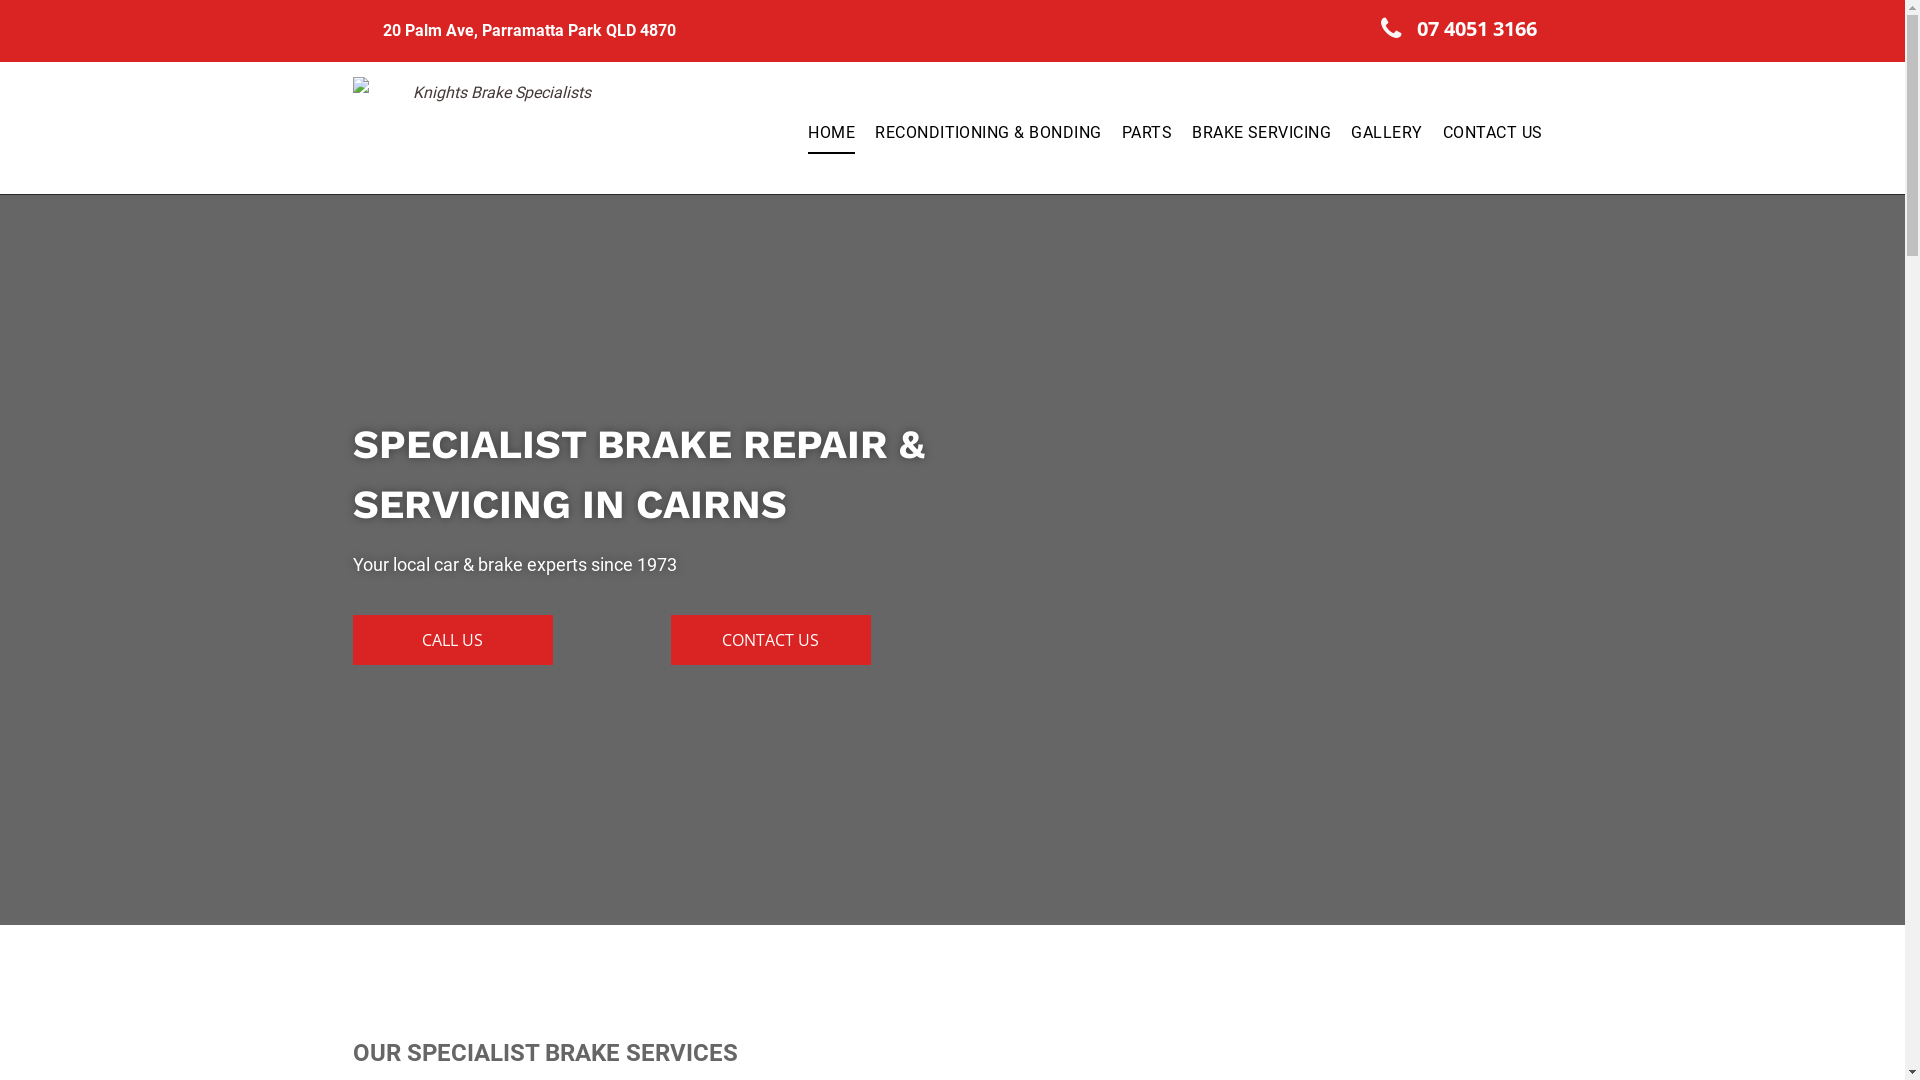 The height and width of the screenshot is (1080, 1920). I want to click on 'PARTS', so click(1147, 132).